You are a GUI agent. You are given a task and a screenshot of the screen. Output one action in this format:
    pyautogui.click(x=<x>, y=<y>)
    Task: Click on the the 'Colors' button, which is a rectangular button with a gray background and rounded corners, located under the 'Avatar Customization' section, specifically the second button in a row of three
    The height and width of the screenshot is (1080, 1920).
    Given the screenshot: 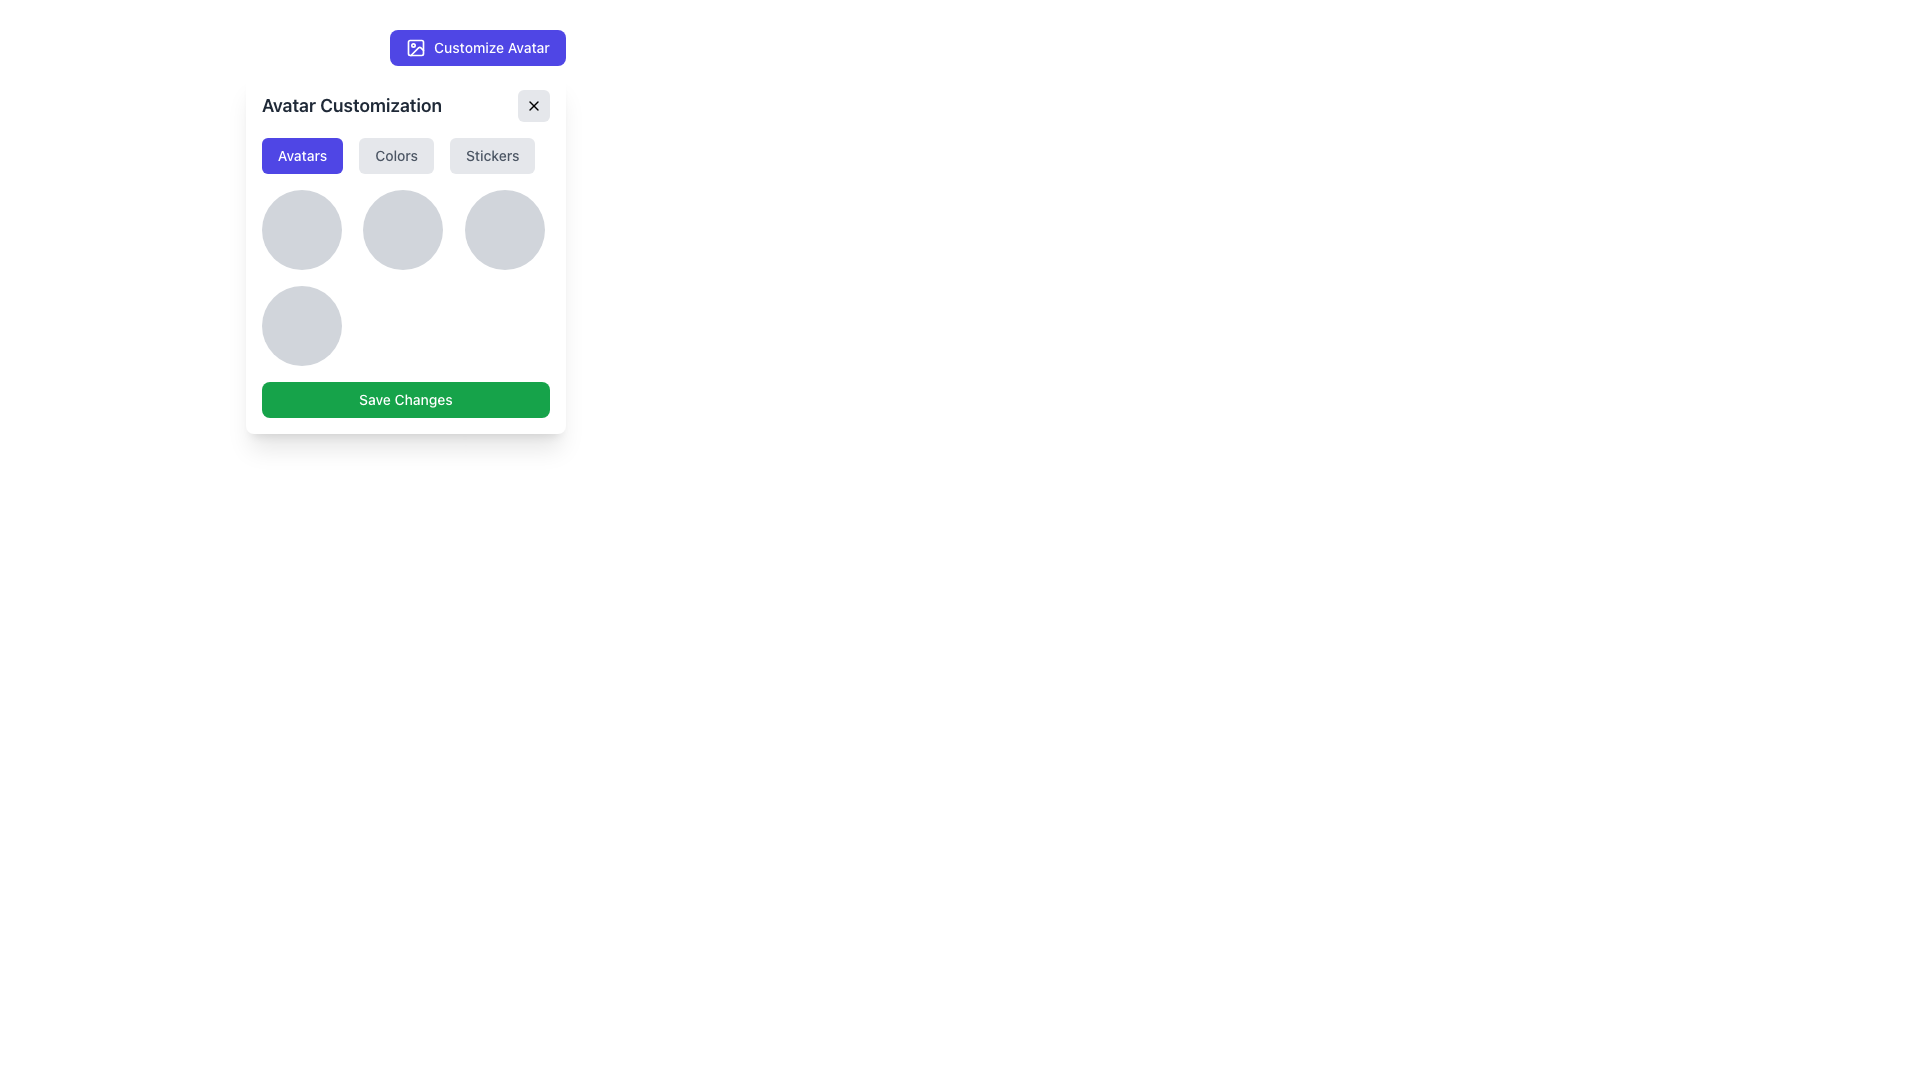 What is the action you would take?
    pyautogui.click(x=396, y=154)
    